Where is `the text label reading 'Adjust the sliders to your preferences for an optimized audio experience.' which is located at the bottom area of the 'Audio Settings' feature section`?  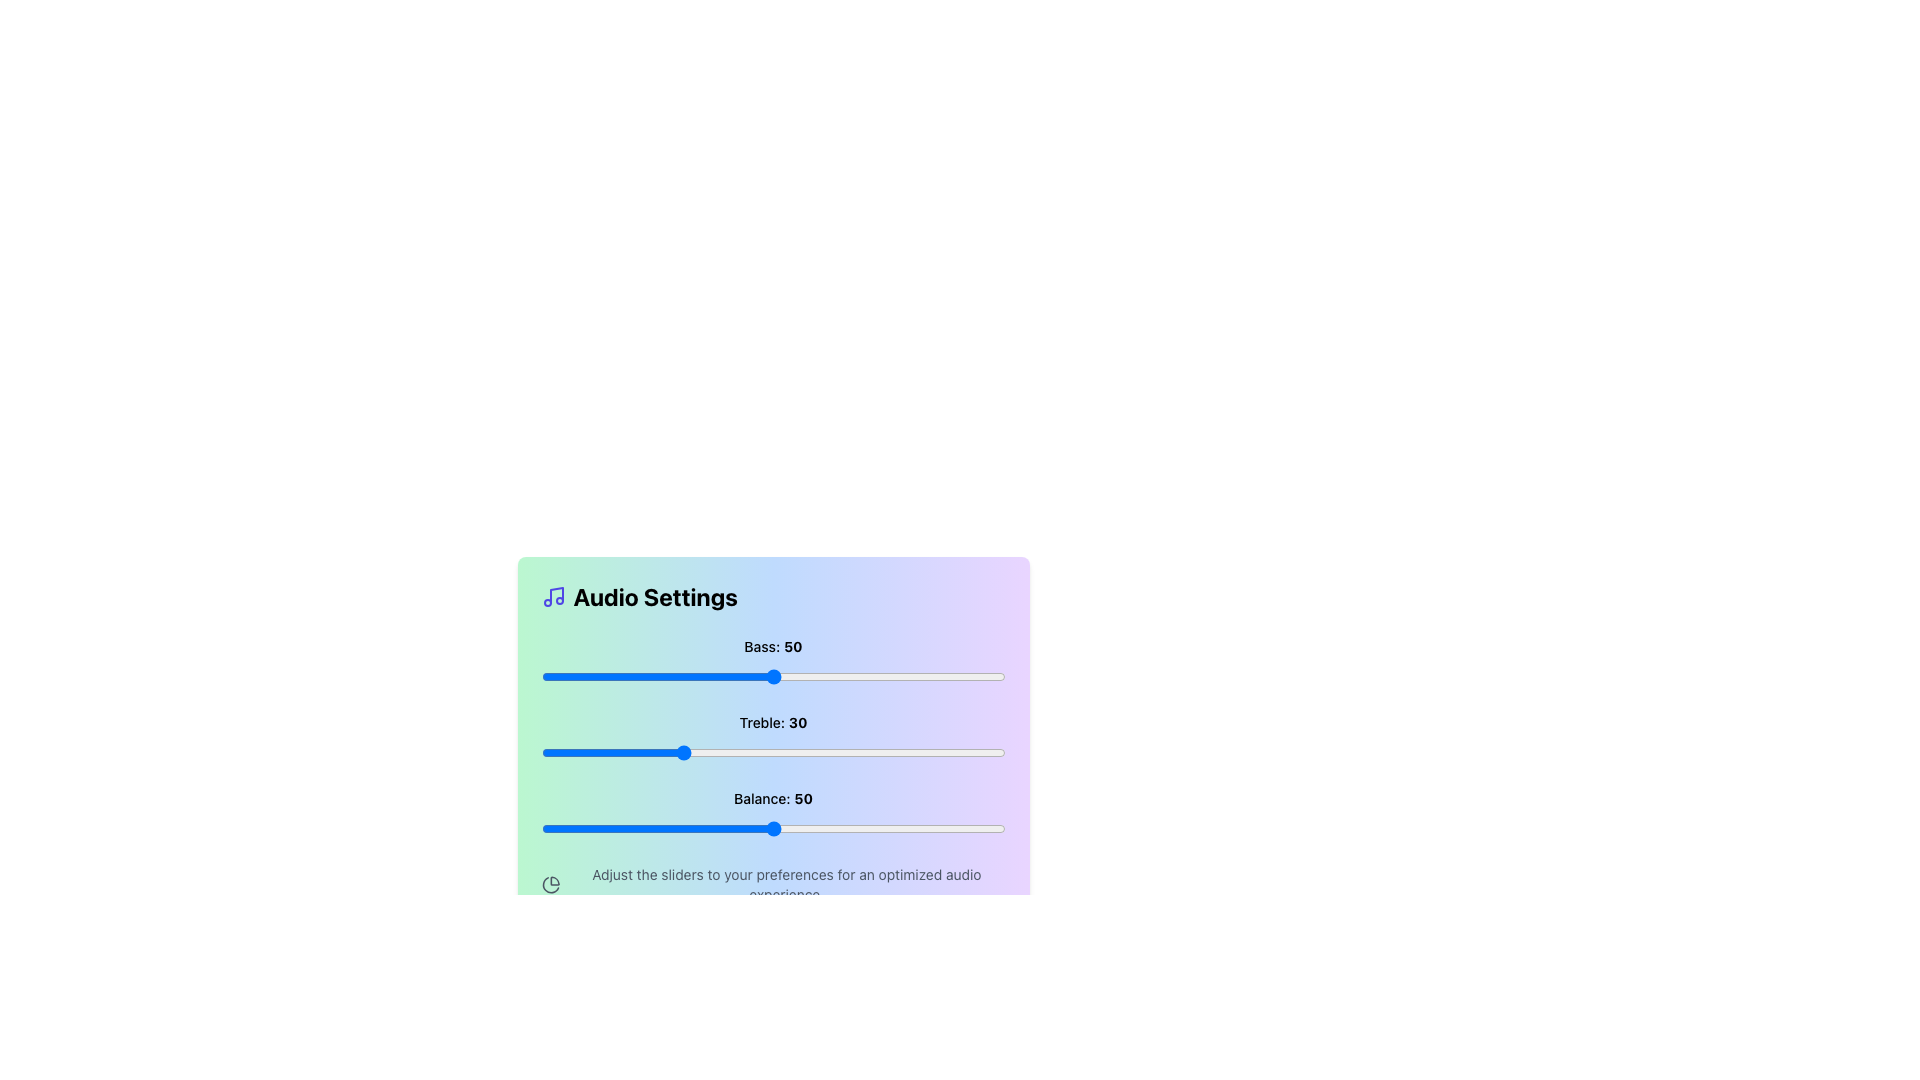 the text label reading 'Adjust the sliders to your preferences for an optimized audio experience.' which is located at the bottom area of the 'Audio Settings' feature section is located at coordinates (785, 883).